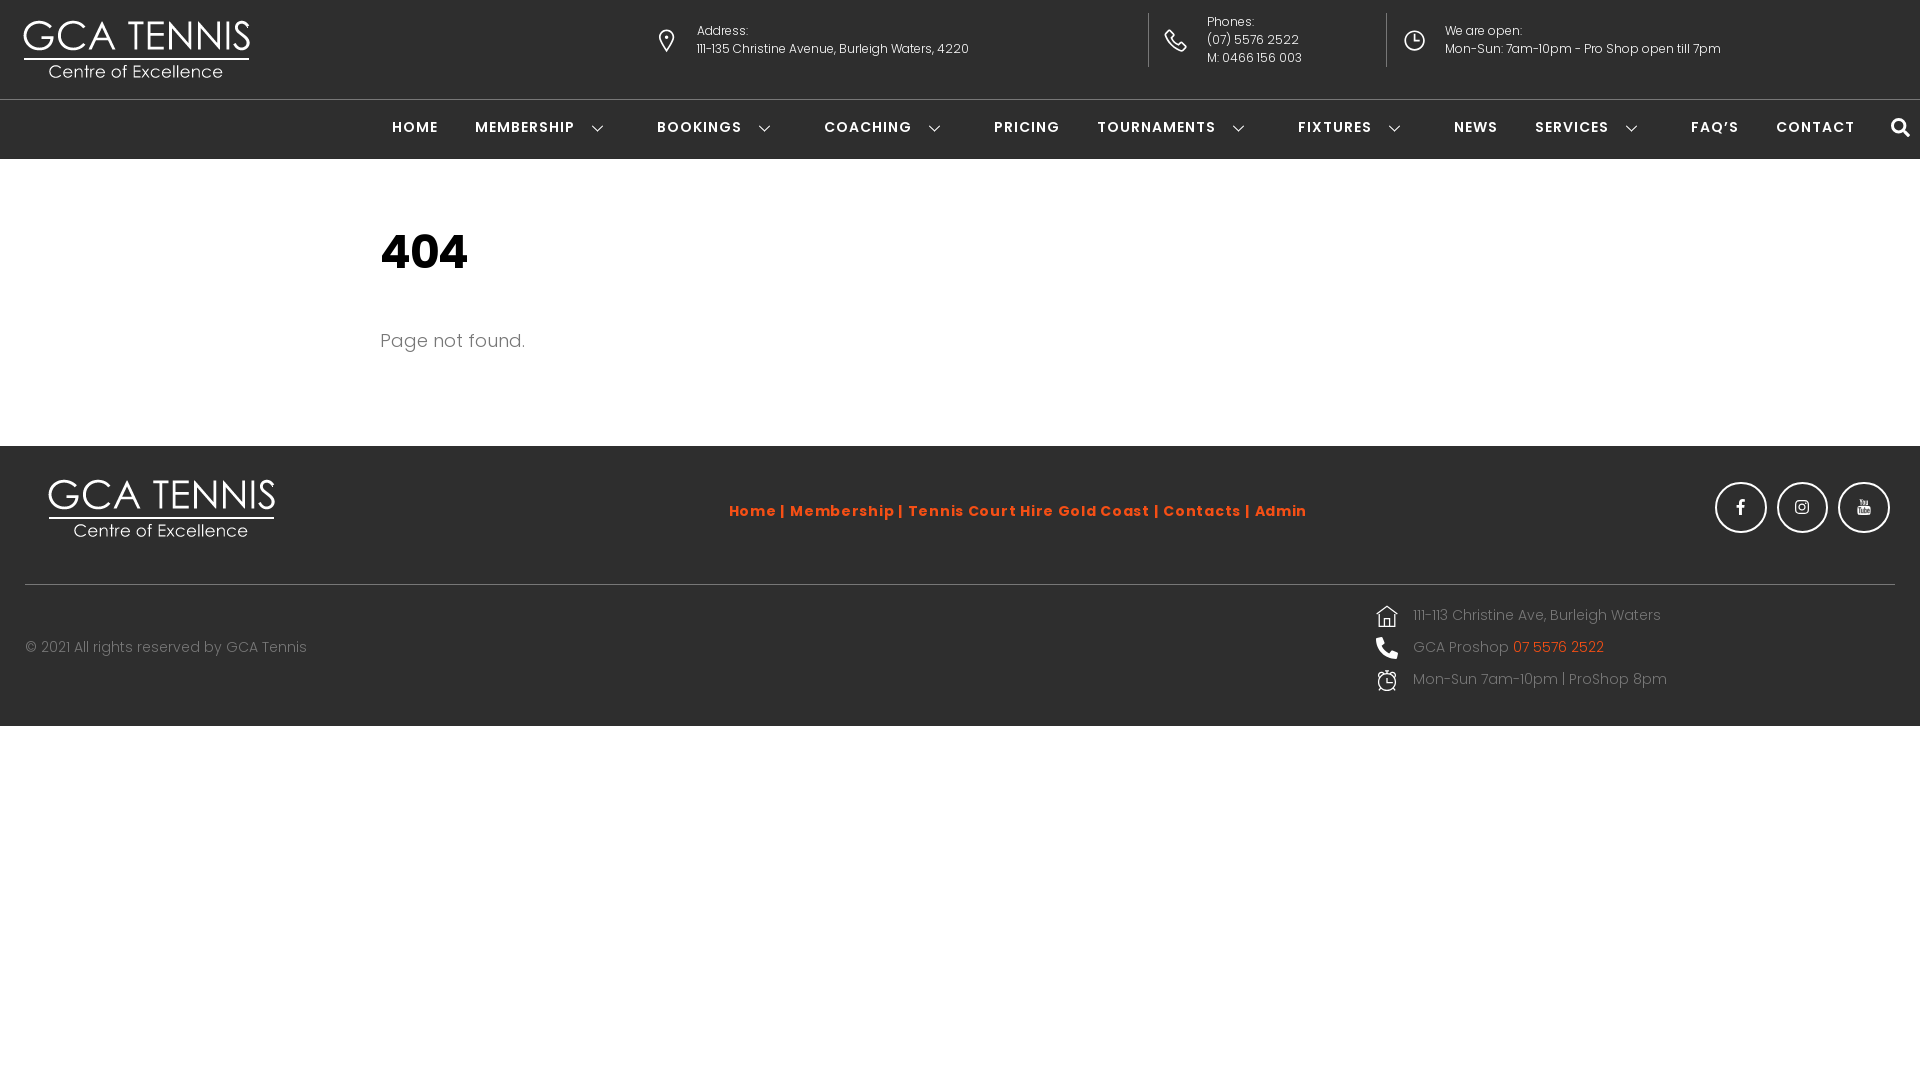  I want to click on '07 5576 2522', so click(1557, 648).